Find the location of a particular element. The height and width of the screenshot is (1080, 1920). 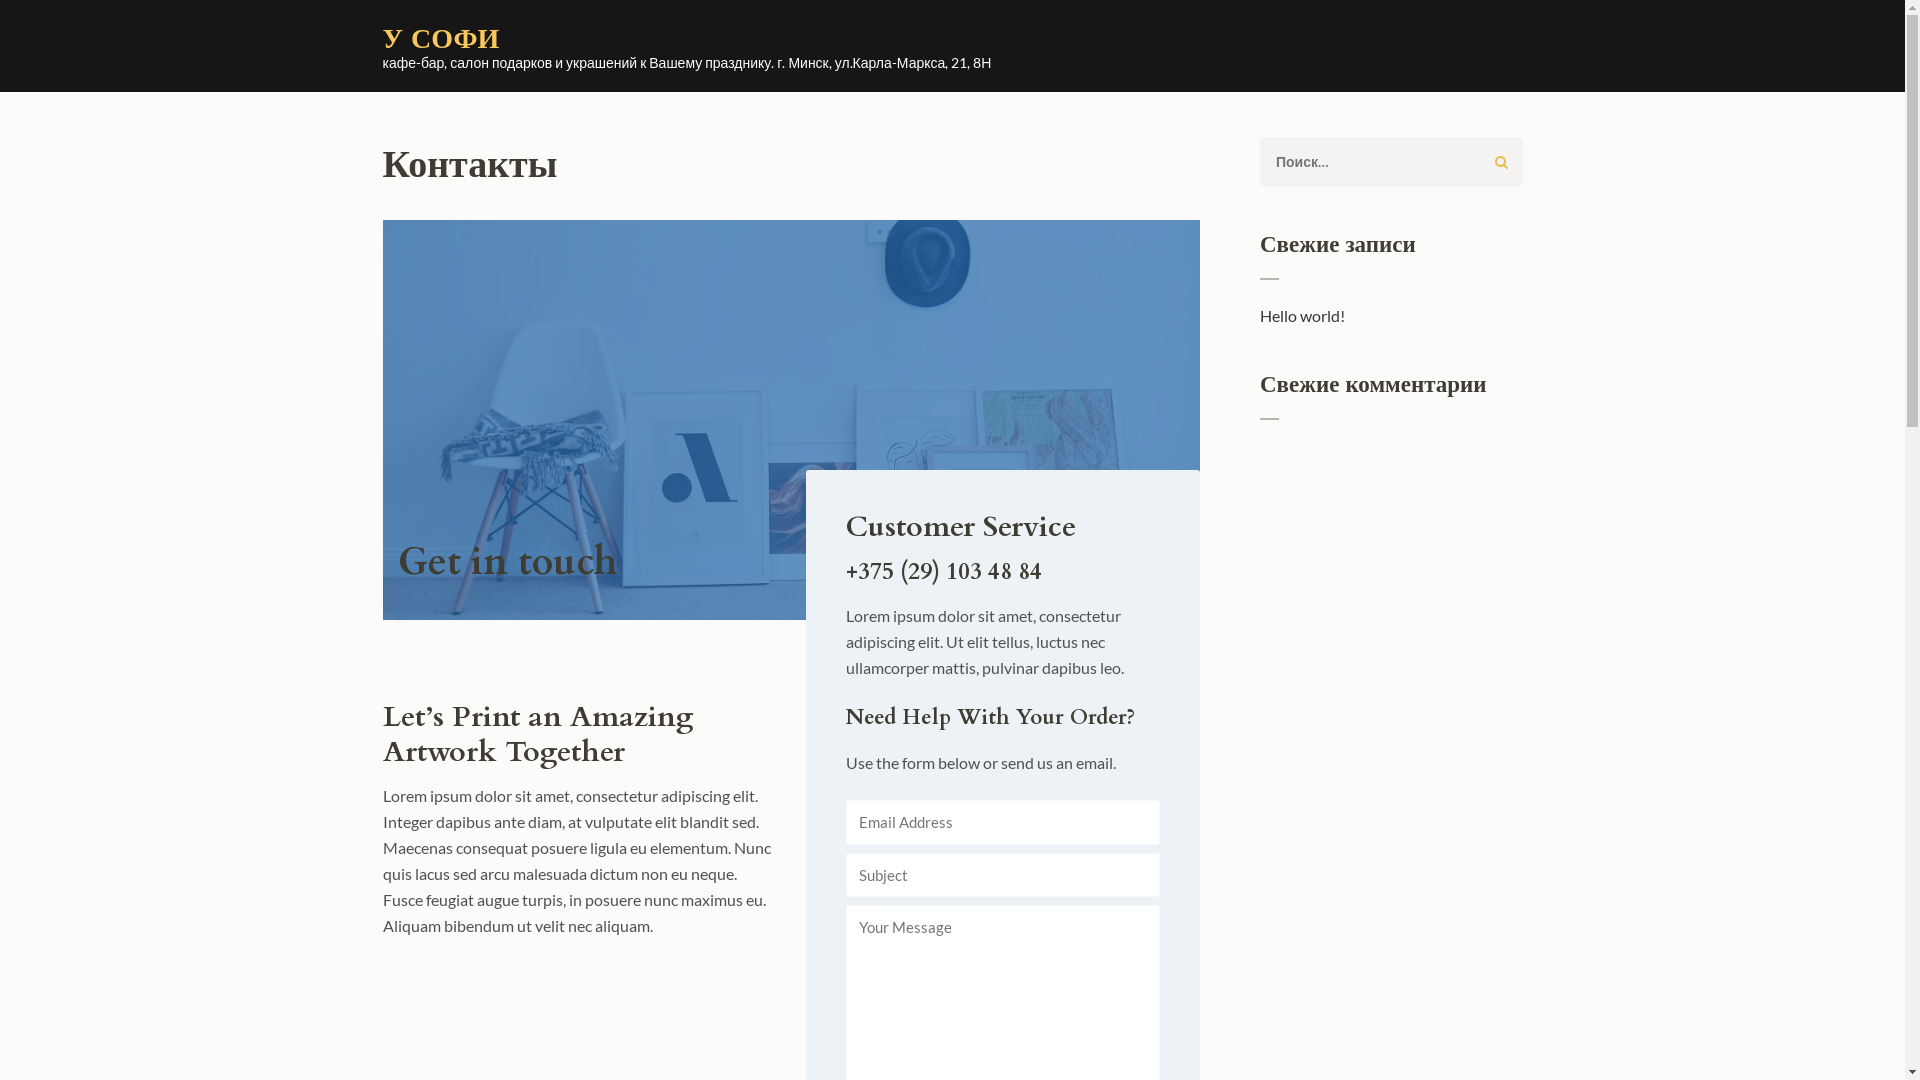

'Hello world!' is located at coordinates (1258, 315).